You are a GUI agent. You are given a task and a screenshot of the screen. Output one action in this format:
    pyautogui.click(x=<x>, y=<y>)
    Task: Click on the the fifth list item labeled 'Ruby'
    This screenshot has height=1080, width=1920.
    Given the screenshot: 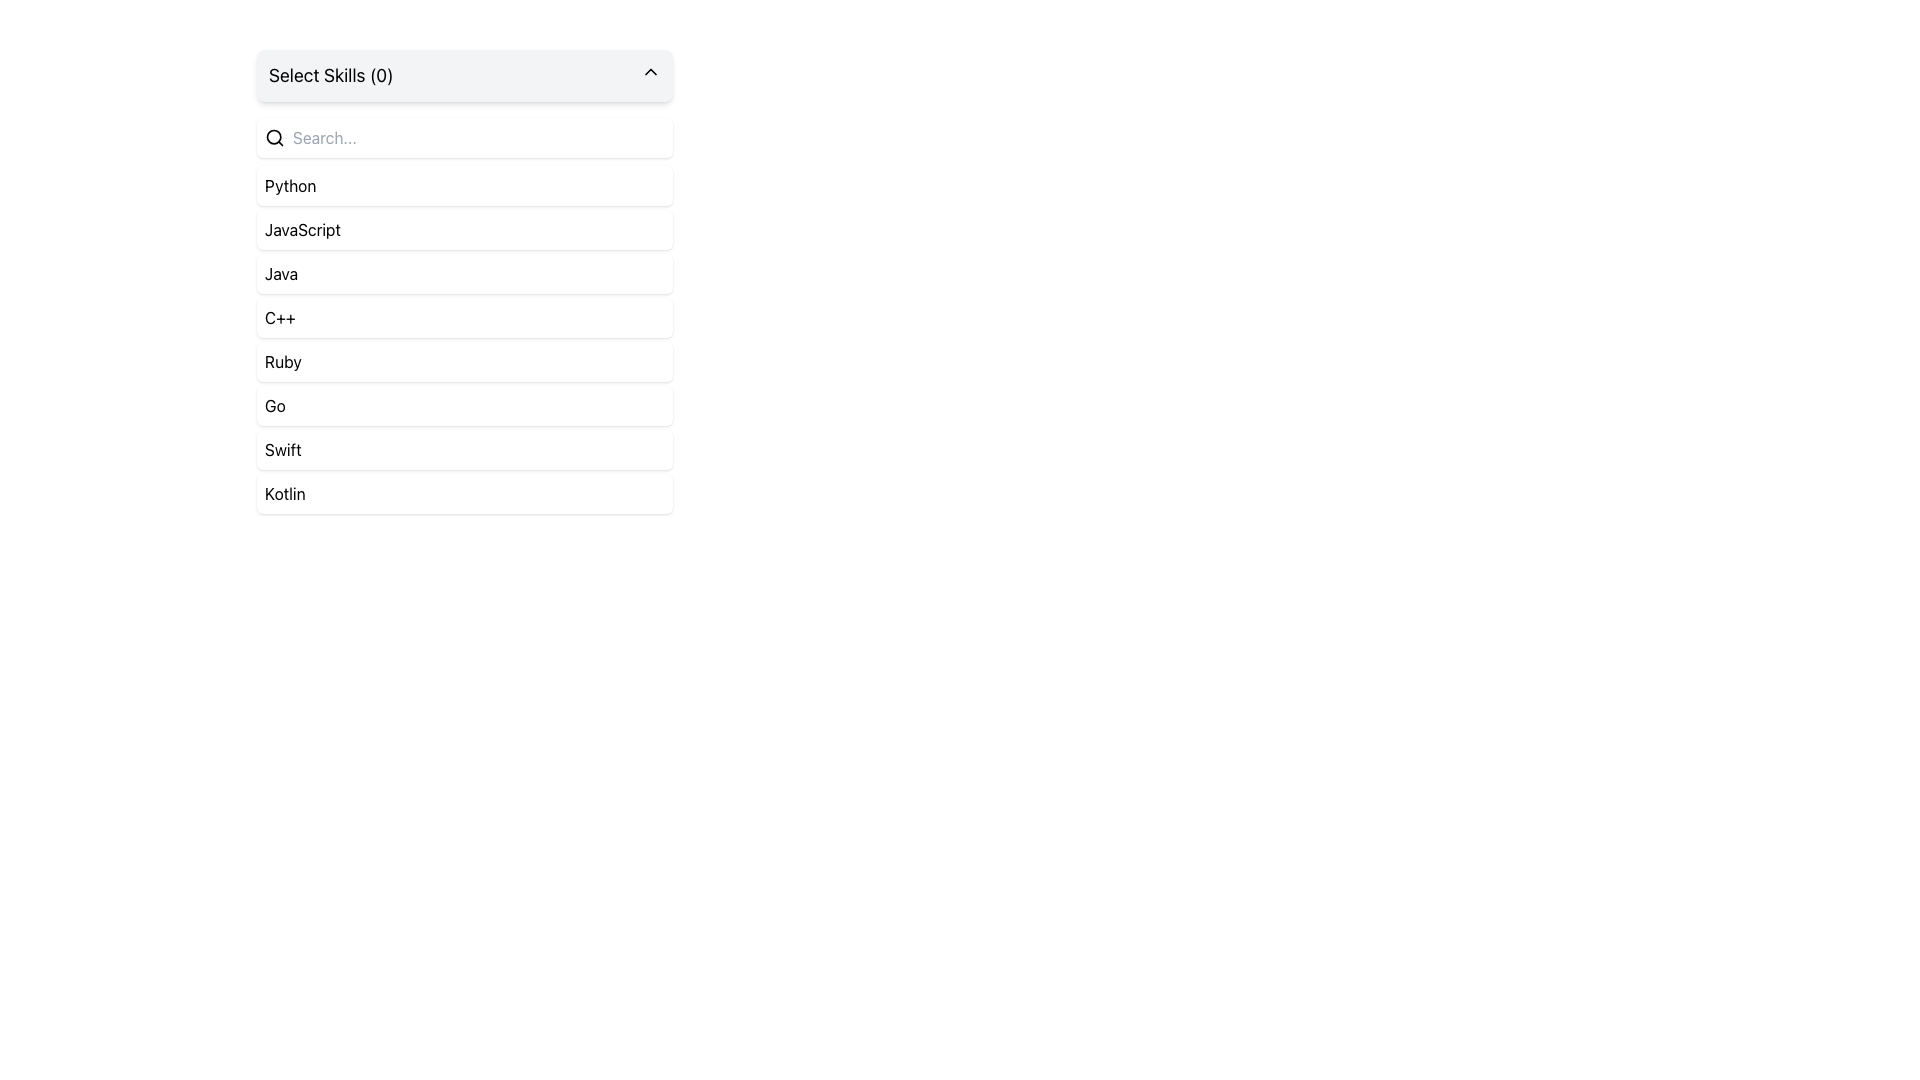 What is the action you would take?
    pyautogui.click(x=464, y=362)
    